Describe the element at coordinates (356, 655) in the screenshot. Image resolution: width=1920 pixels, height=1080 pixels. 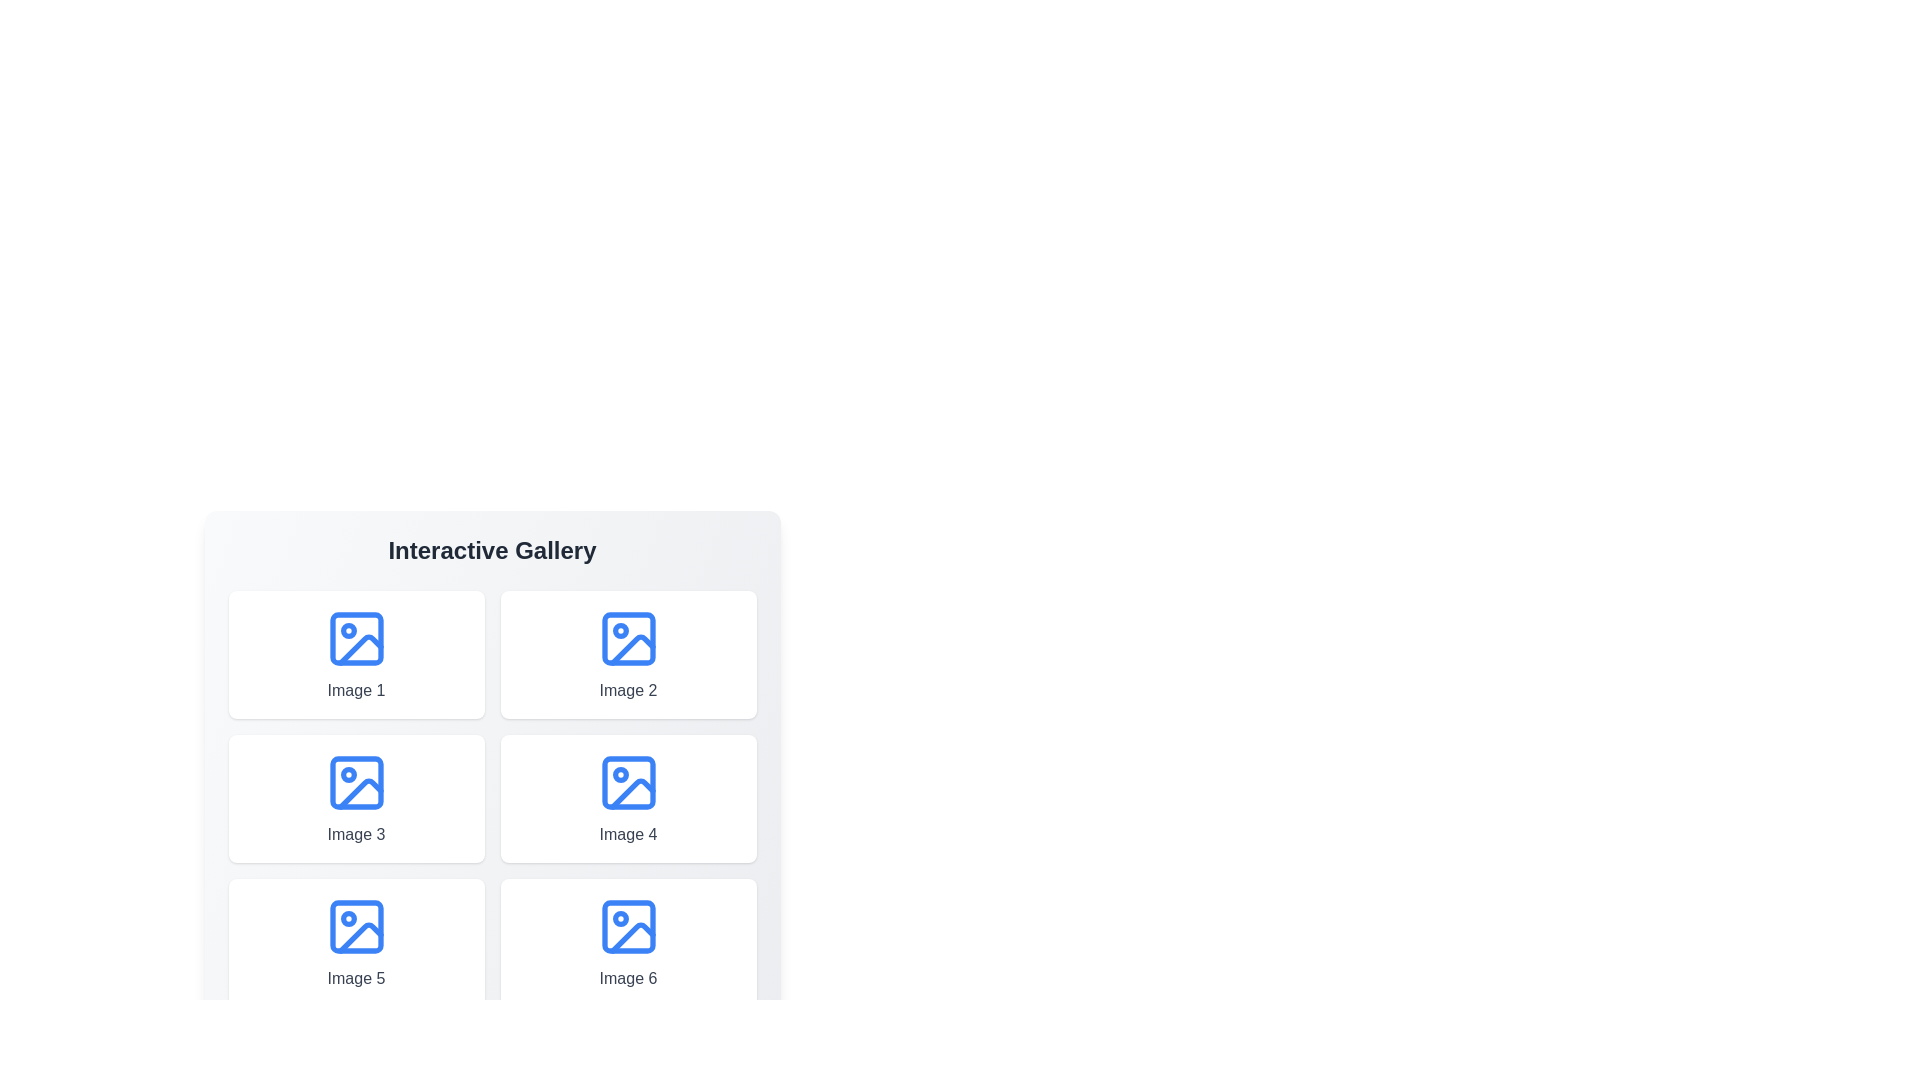
I see `the image labeled Image 1 to view its details` at that location.